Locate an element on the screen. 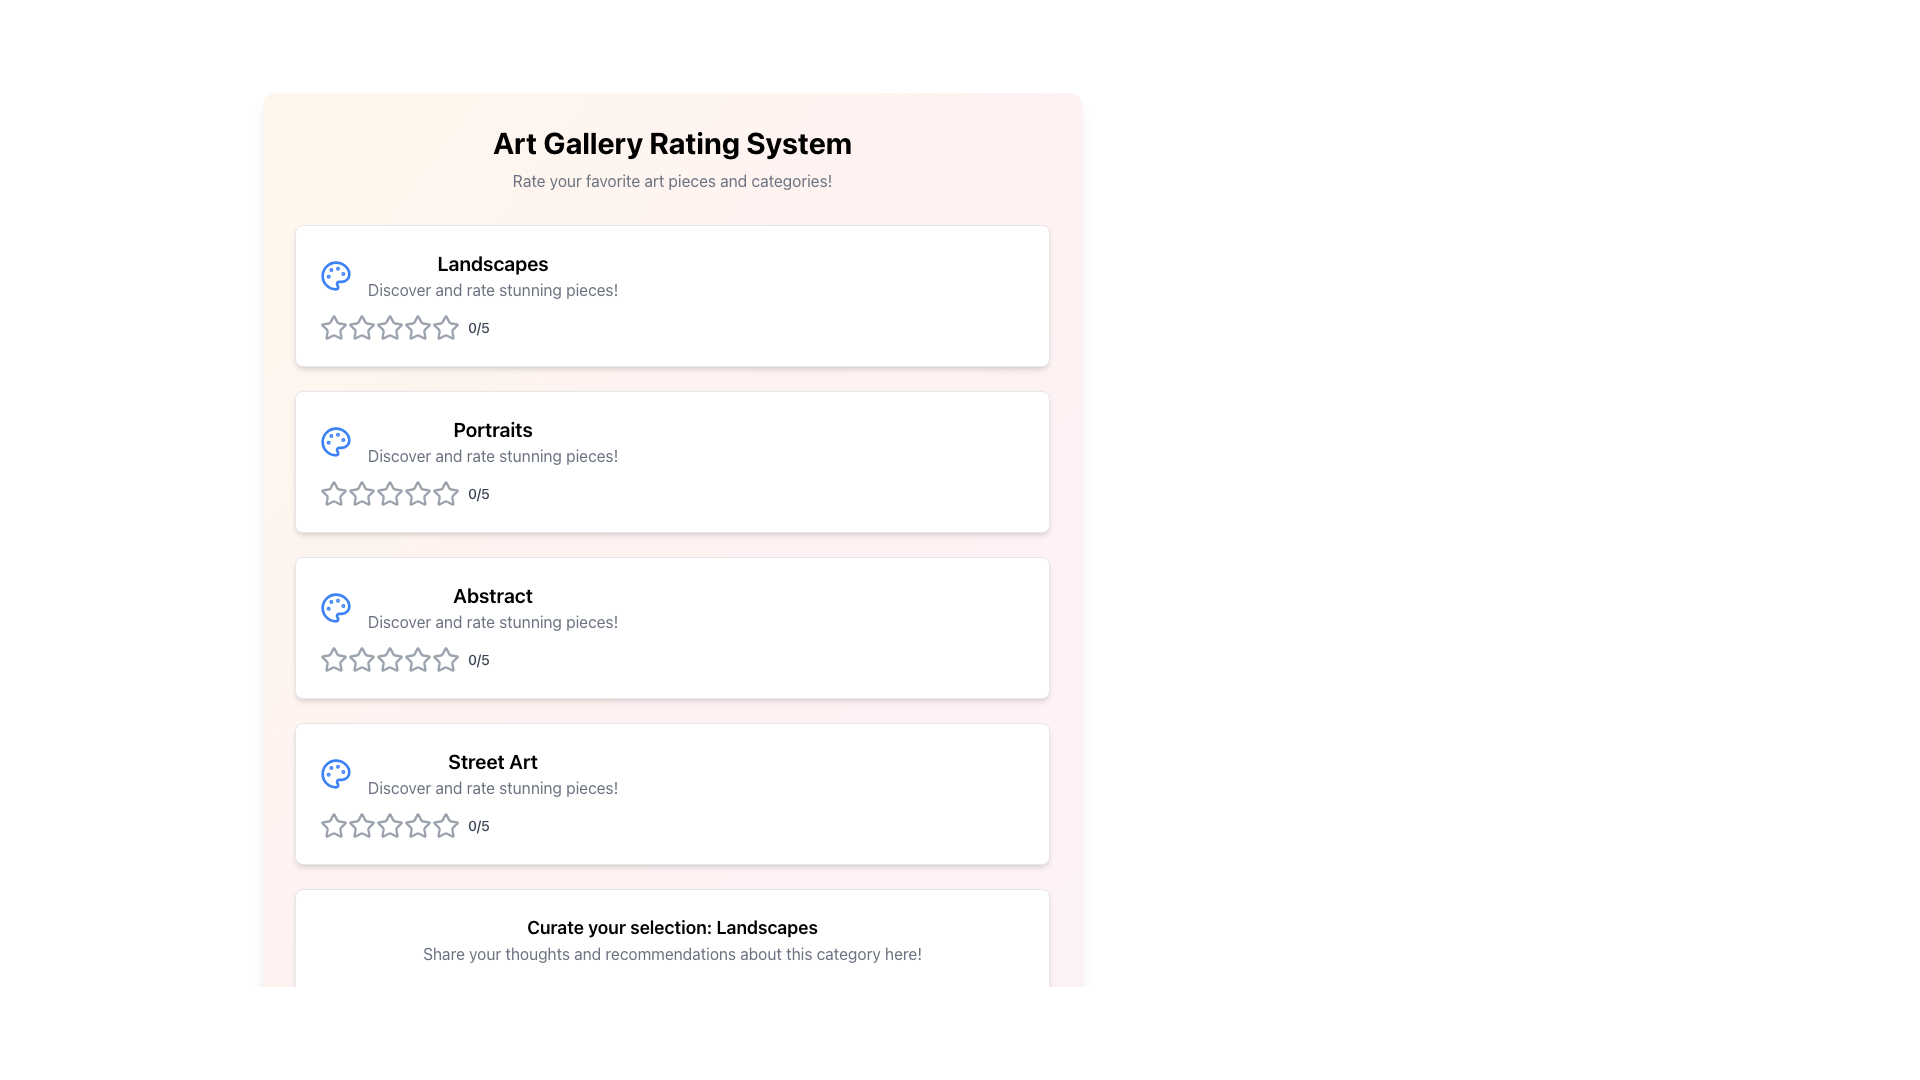 The image size is (1920, 1080). the 'Landscapes' category title in the art gallery rating system, which is located above the text 'Discover and rate stunning pieces!' is located at coordinates (493, 262).